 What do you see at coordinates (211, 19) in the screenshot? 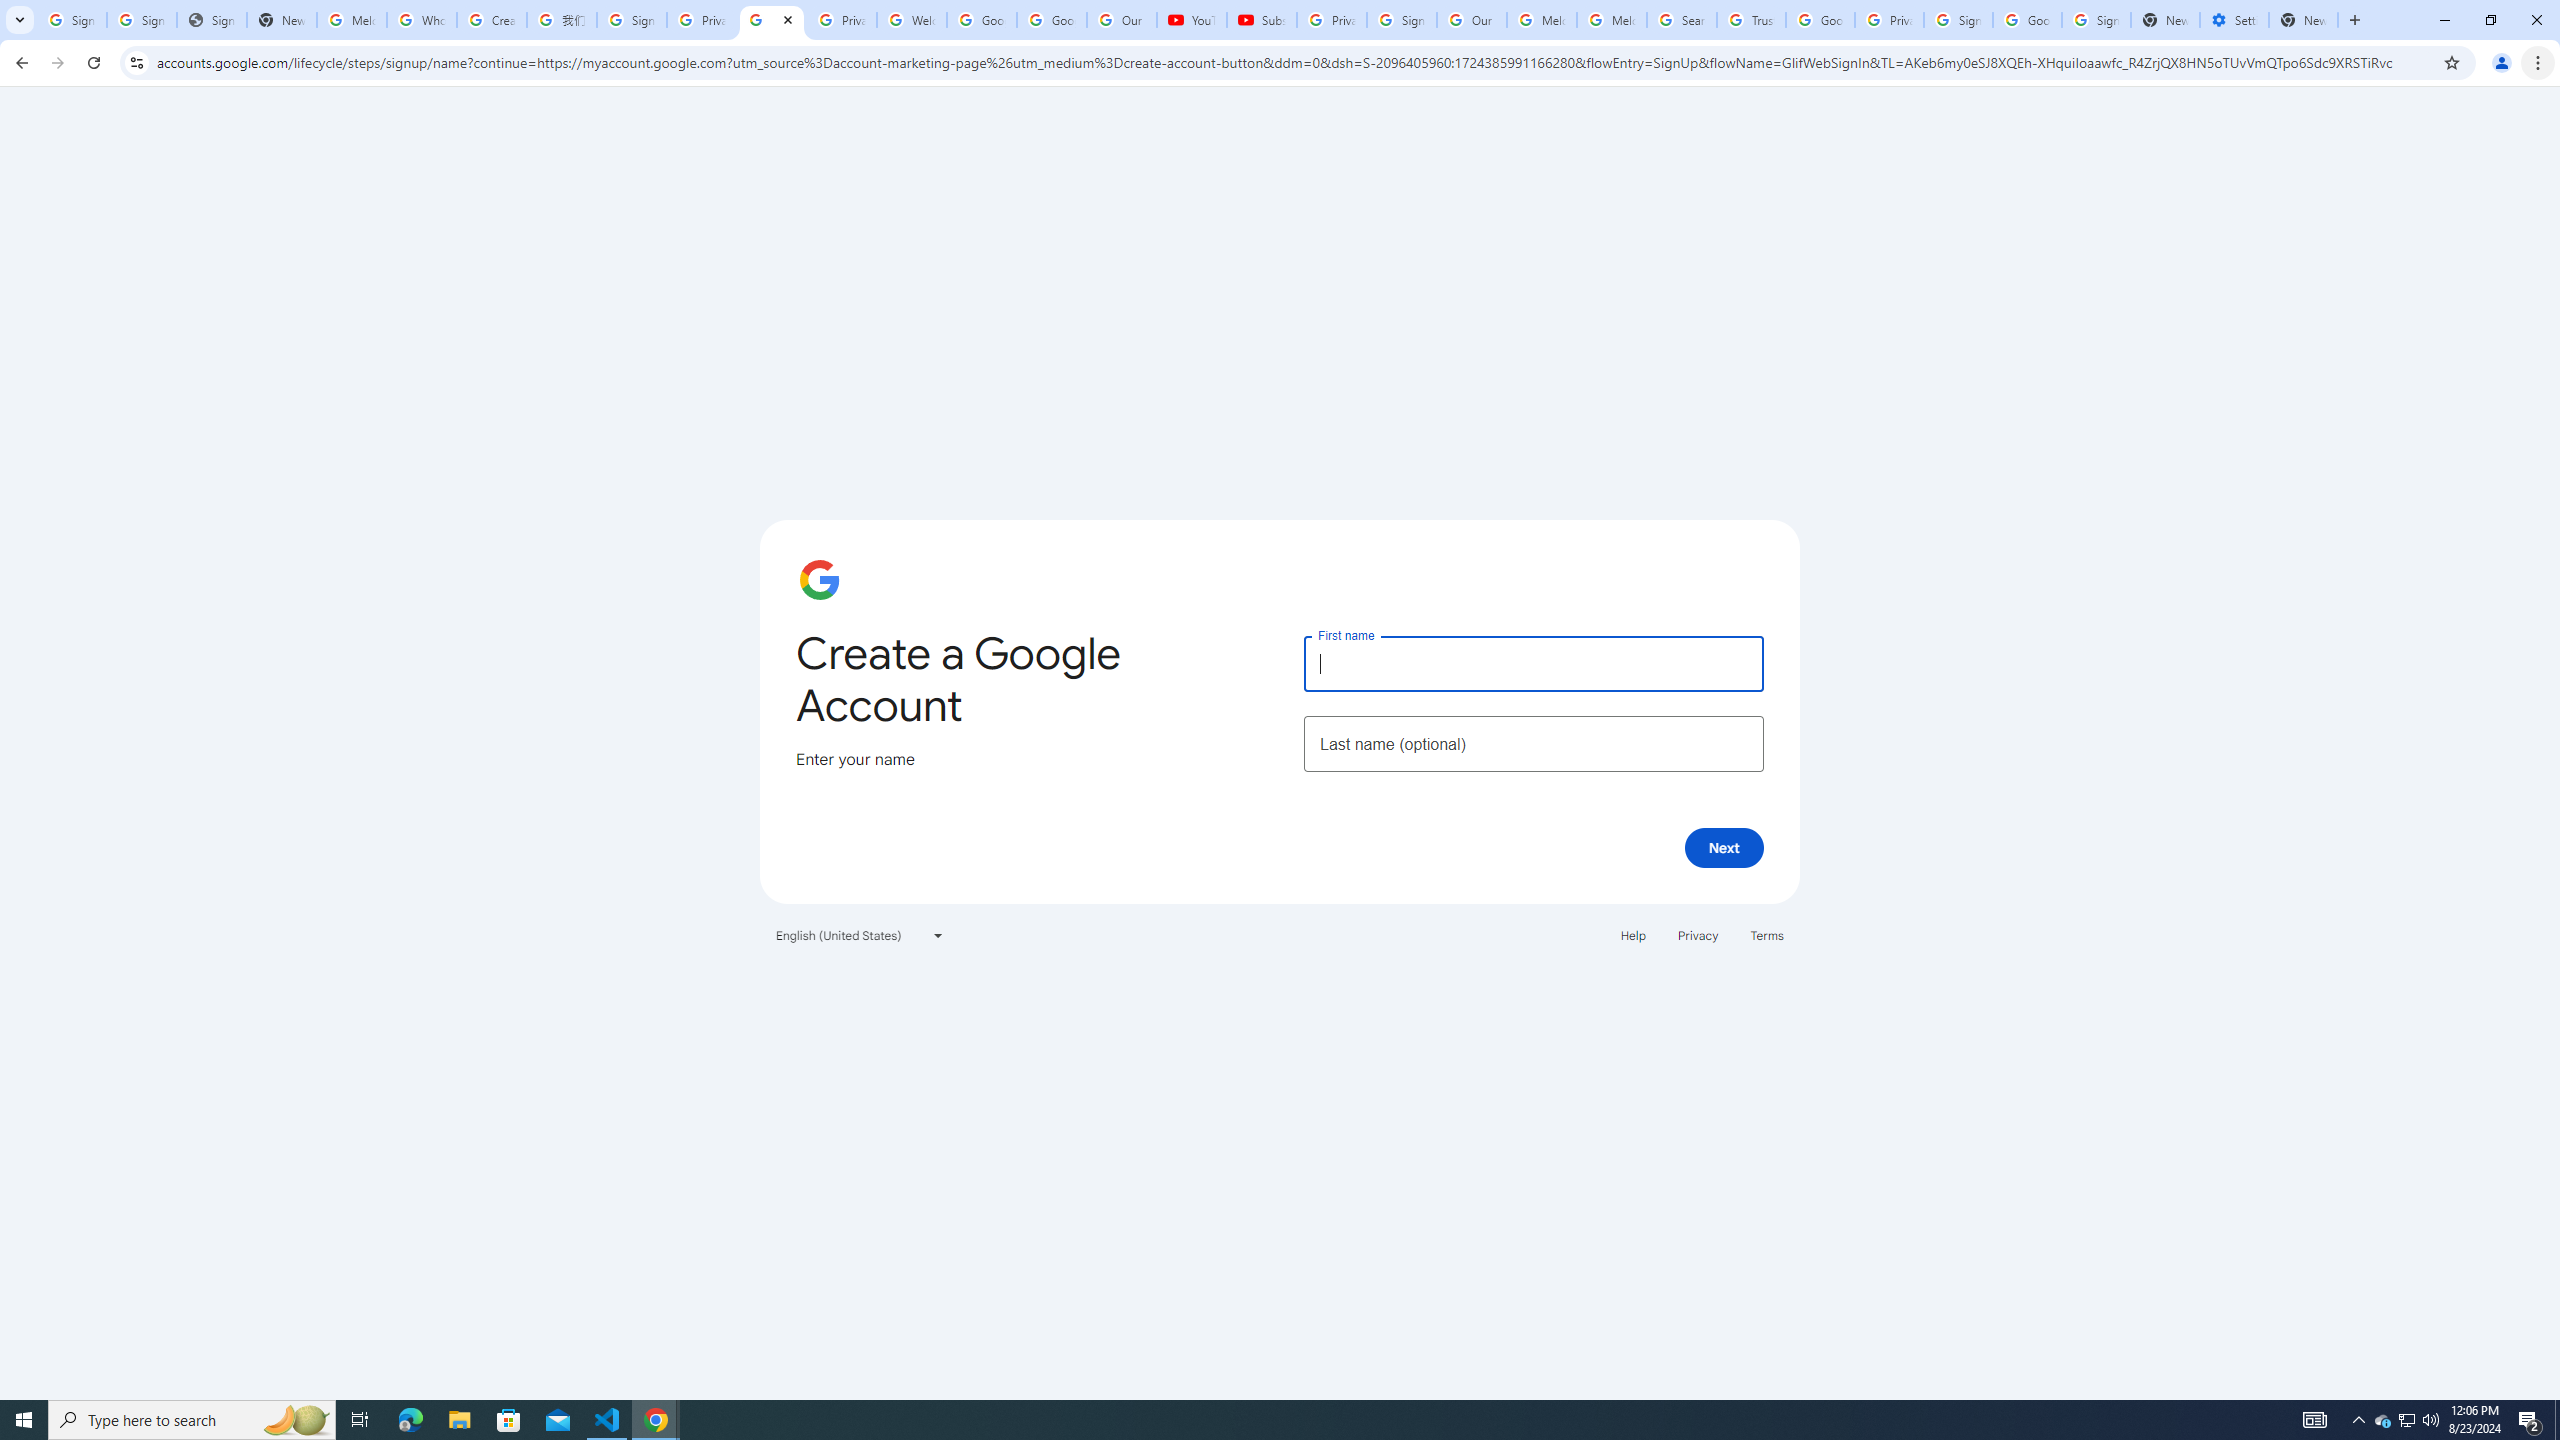
I see `'Sign In - USA TODAY'` at bounding box center [211, 19].